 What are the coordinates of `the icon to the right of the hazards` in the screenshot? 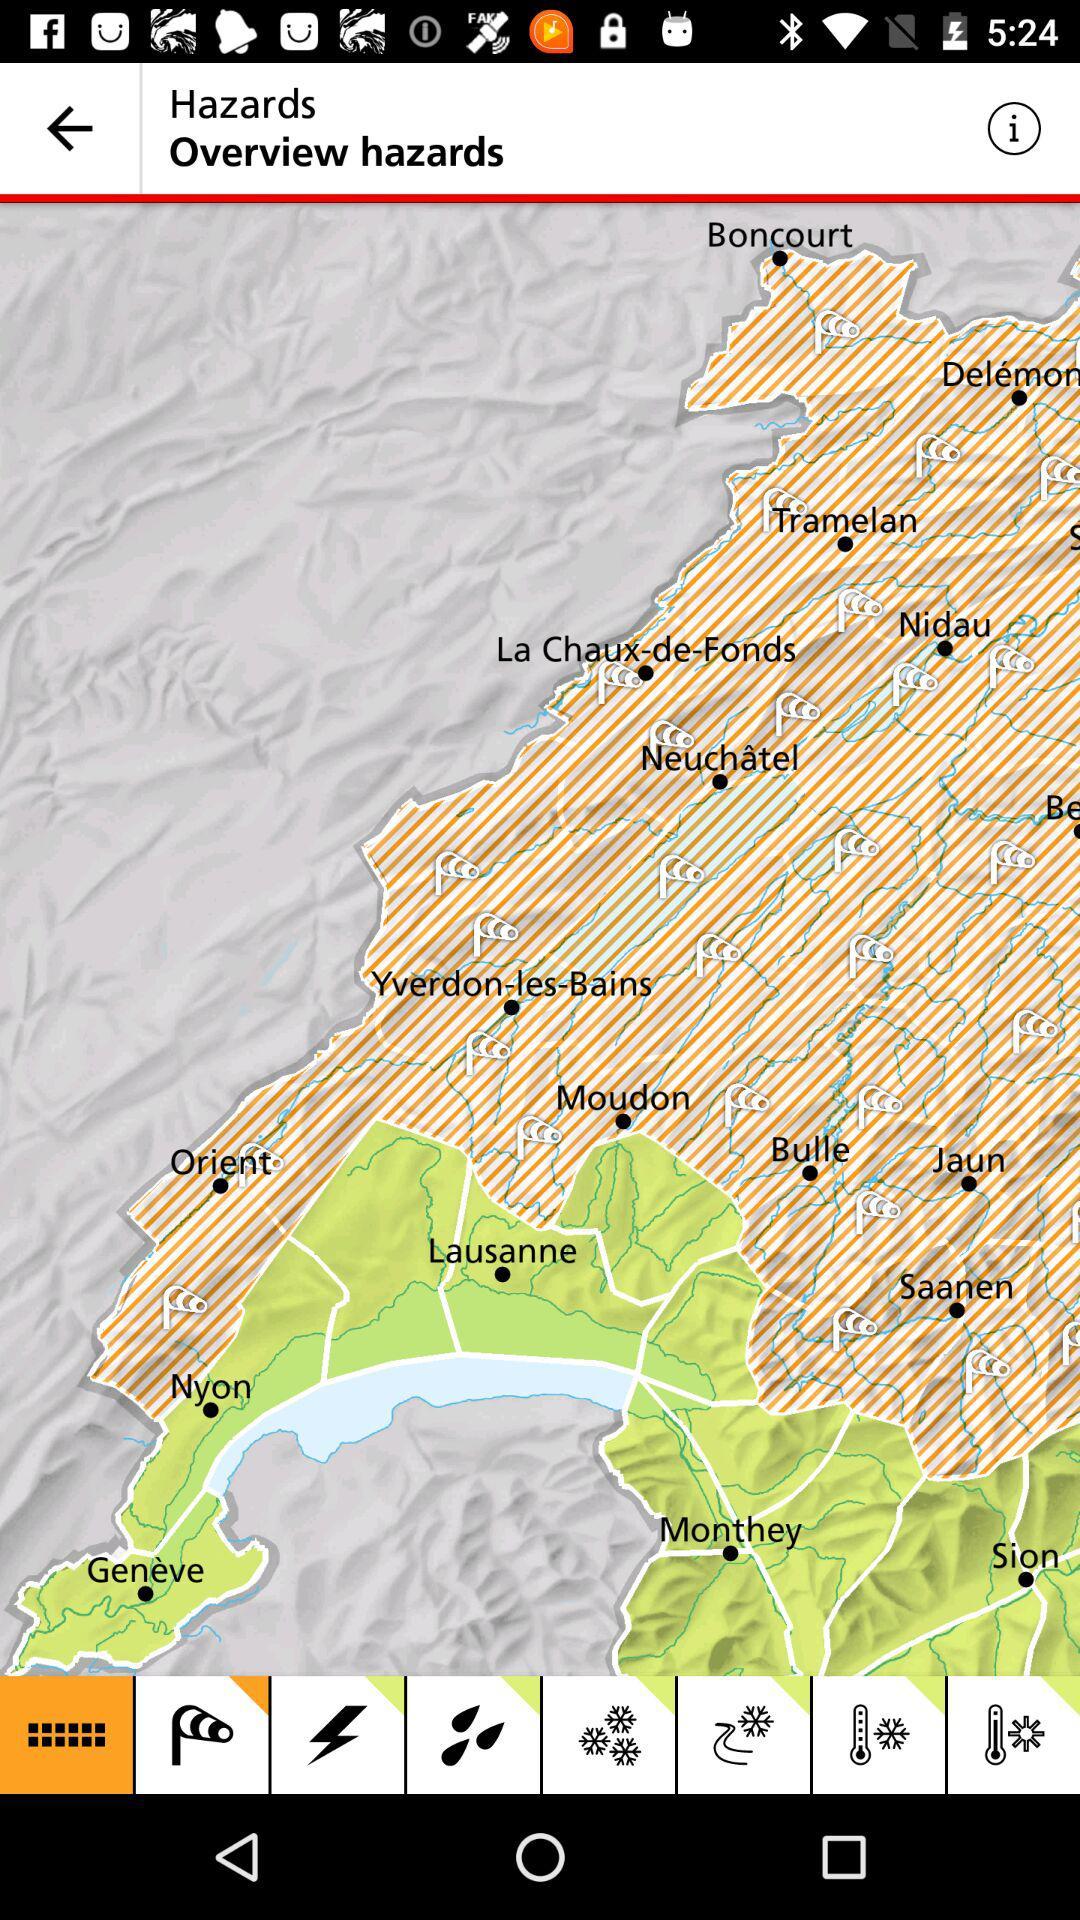 It's located at (1014, 127).